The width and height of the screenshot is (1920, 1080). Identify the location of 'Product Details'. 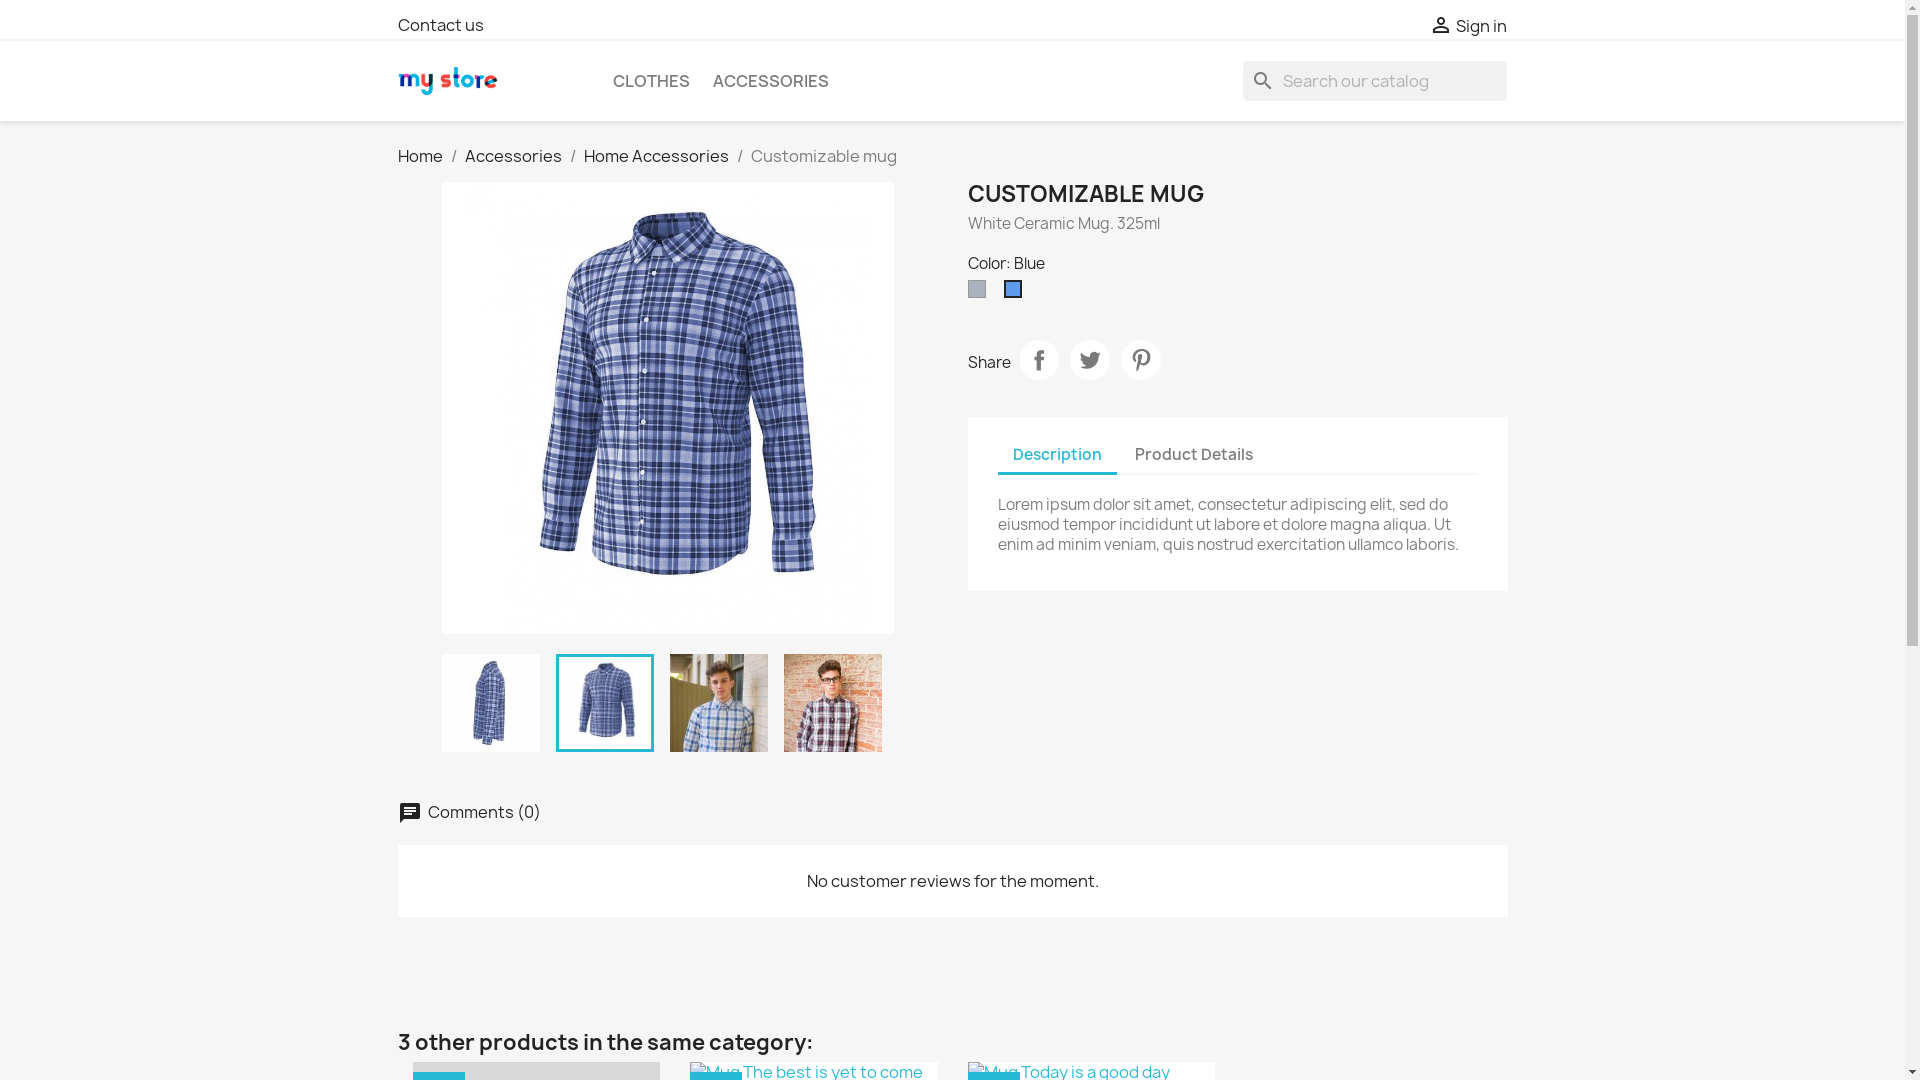
(1194, 454).